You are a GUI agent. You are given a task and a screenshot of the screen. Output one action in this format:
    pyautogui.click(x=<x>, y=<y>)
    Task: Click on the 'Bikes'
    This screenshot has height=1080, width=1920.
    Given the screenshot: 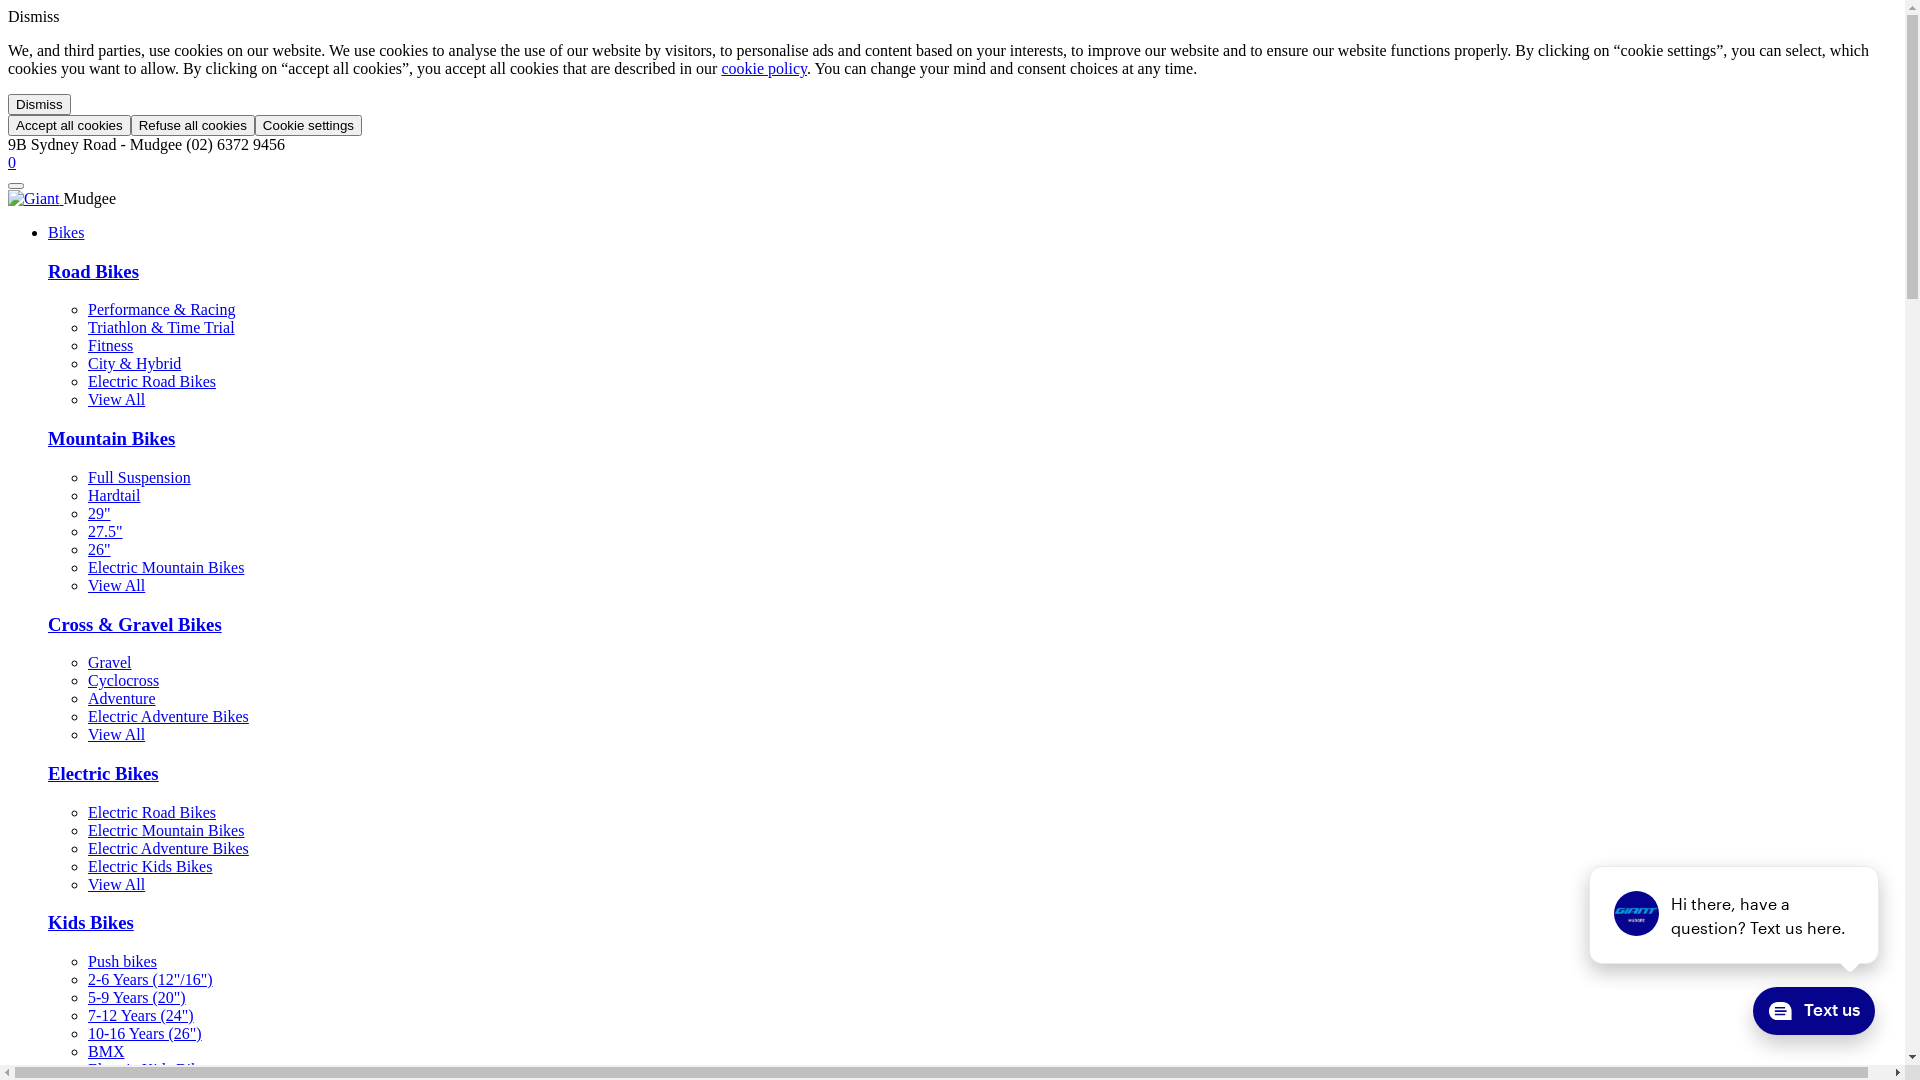 What is the action you would take?
    pyautogui.click(x=66, y=231)
    